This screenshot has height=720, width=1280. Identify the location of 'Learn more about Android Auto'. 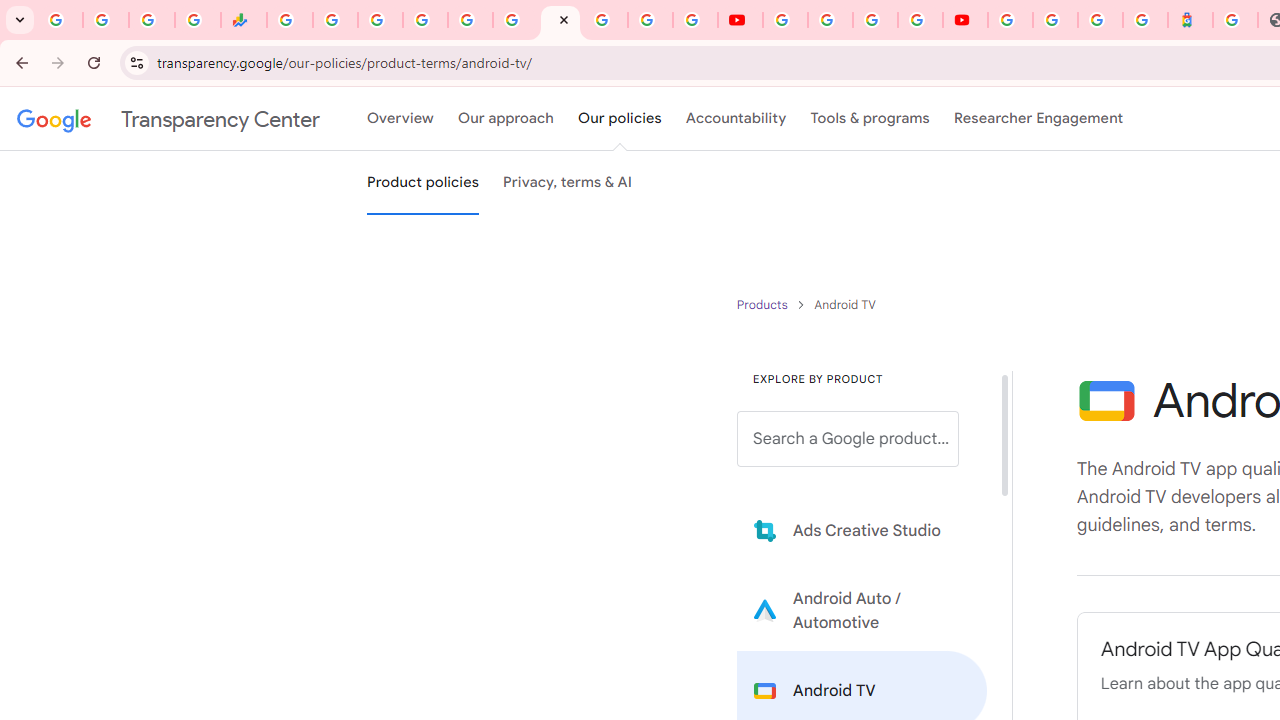
(862, 609).